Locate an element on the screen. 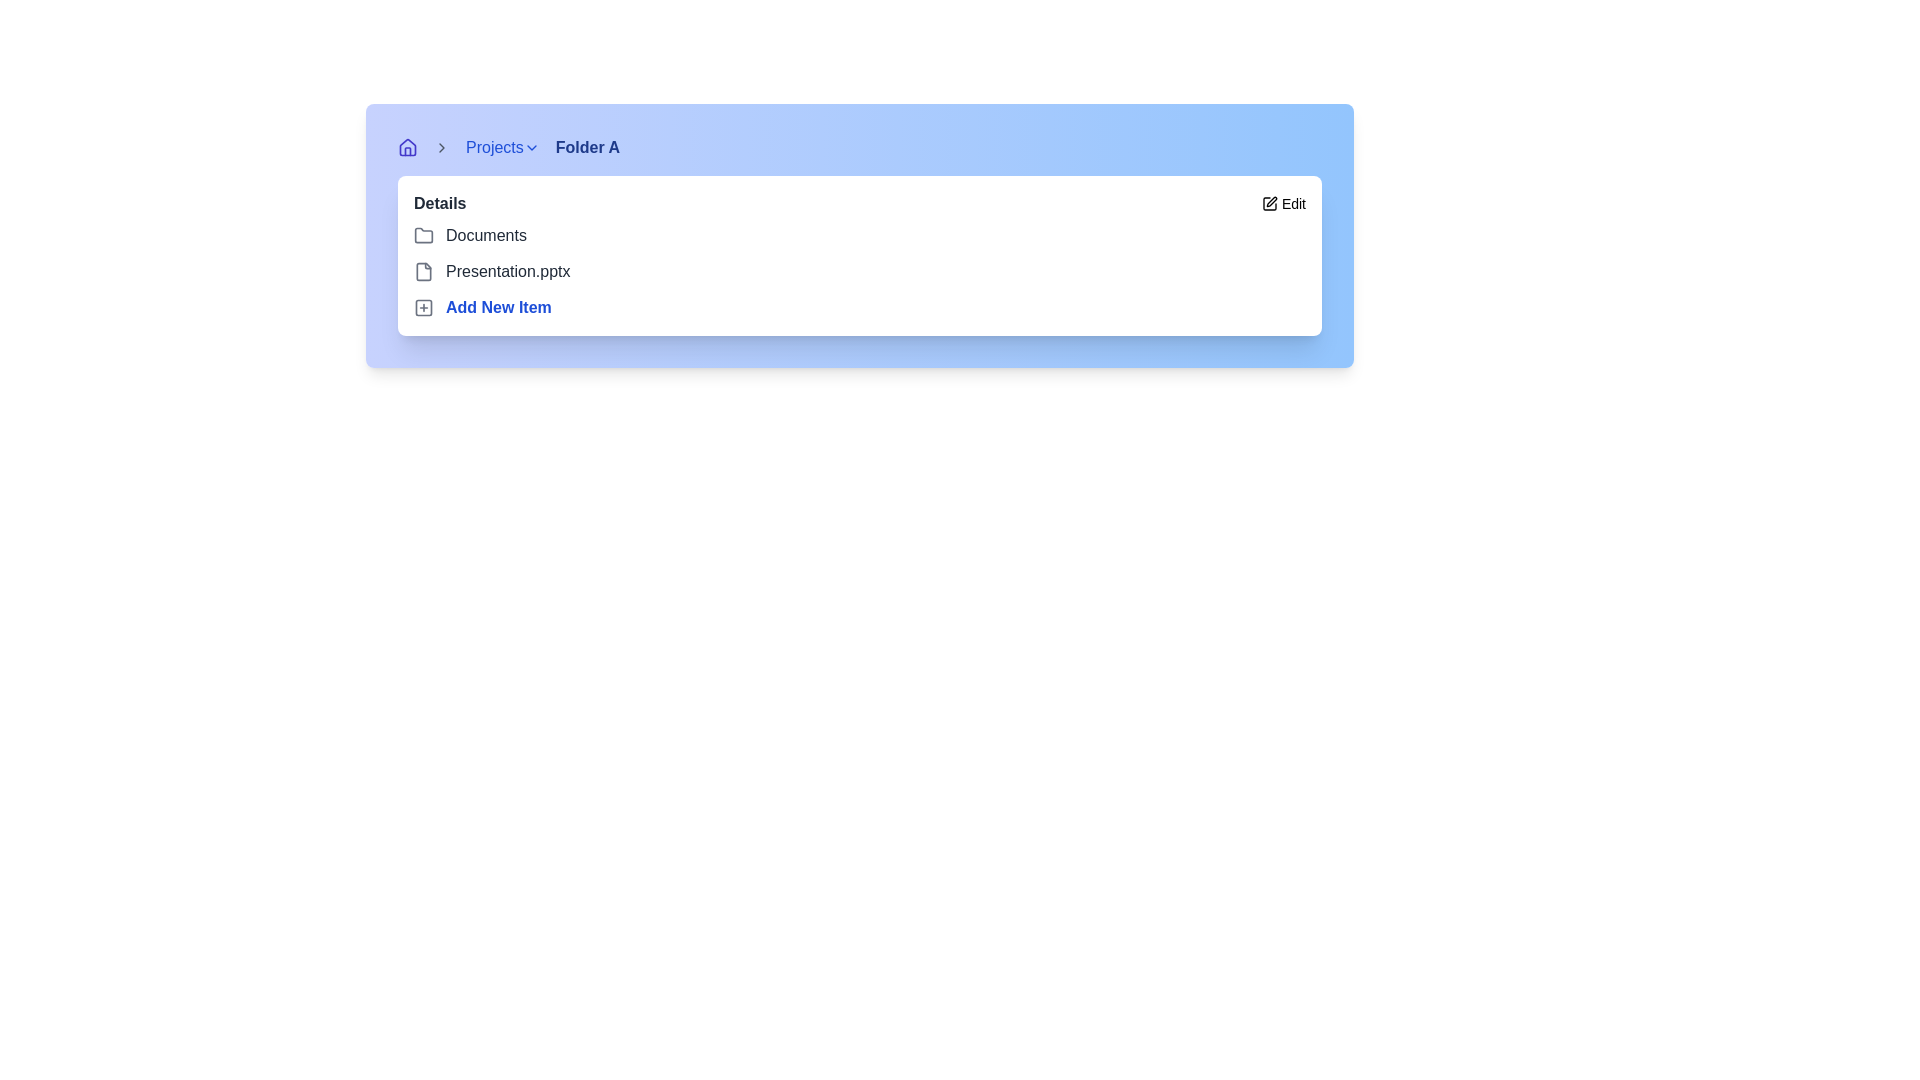  the static text label that indicates the functionality of adding a new item to the displayed list, positioned to the right of the plus-sign icon below the 'Details' folder contents is located at coordinates (498, 308).